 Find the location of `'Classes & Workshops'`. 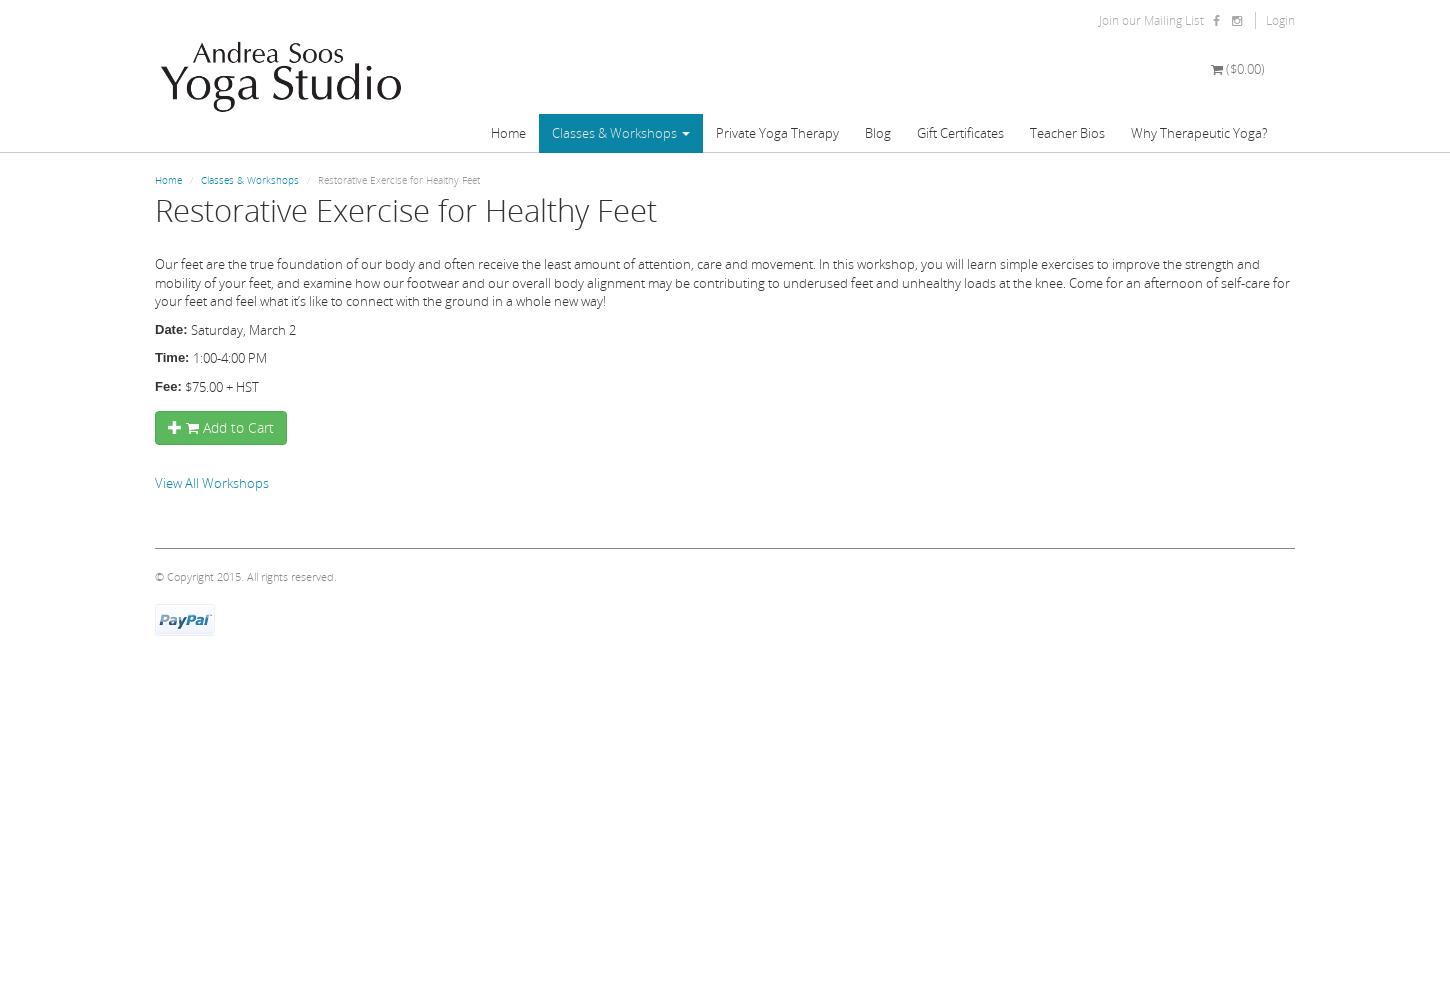

'Classes & Workshops' is located at coordinates (249, 179).